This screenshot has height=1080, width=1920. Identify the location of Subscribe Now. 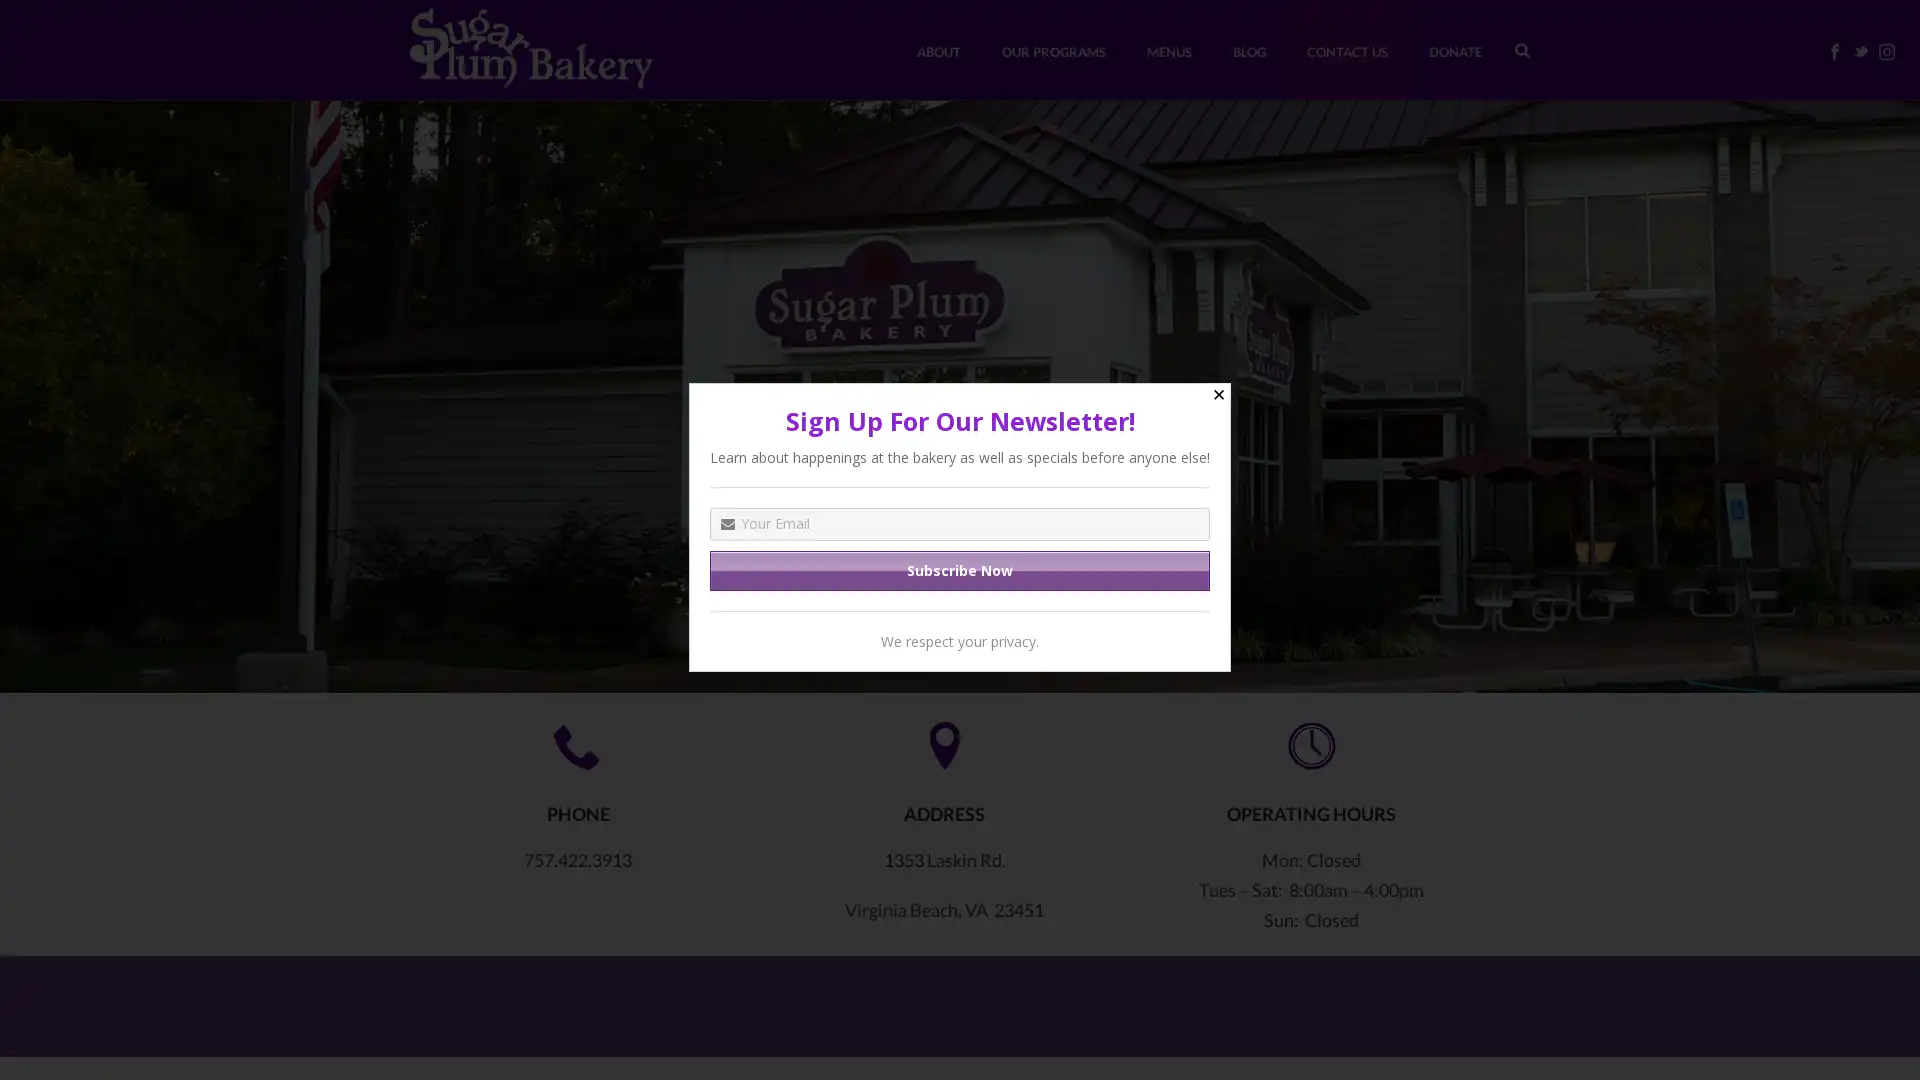
(960, 570).